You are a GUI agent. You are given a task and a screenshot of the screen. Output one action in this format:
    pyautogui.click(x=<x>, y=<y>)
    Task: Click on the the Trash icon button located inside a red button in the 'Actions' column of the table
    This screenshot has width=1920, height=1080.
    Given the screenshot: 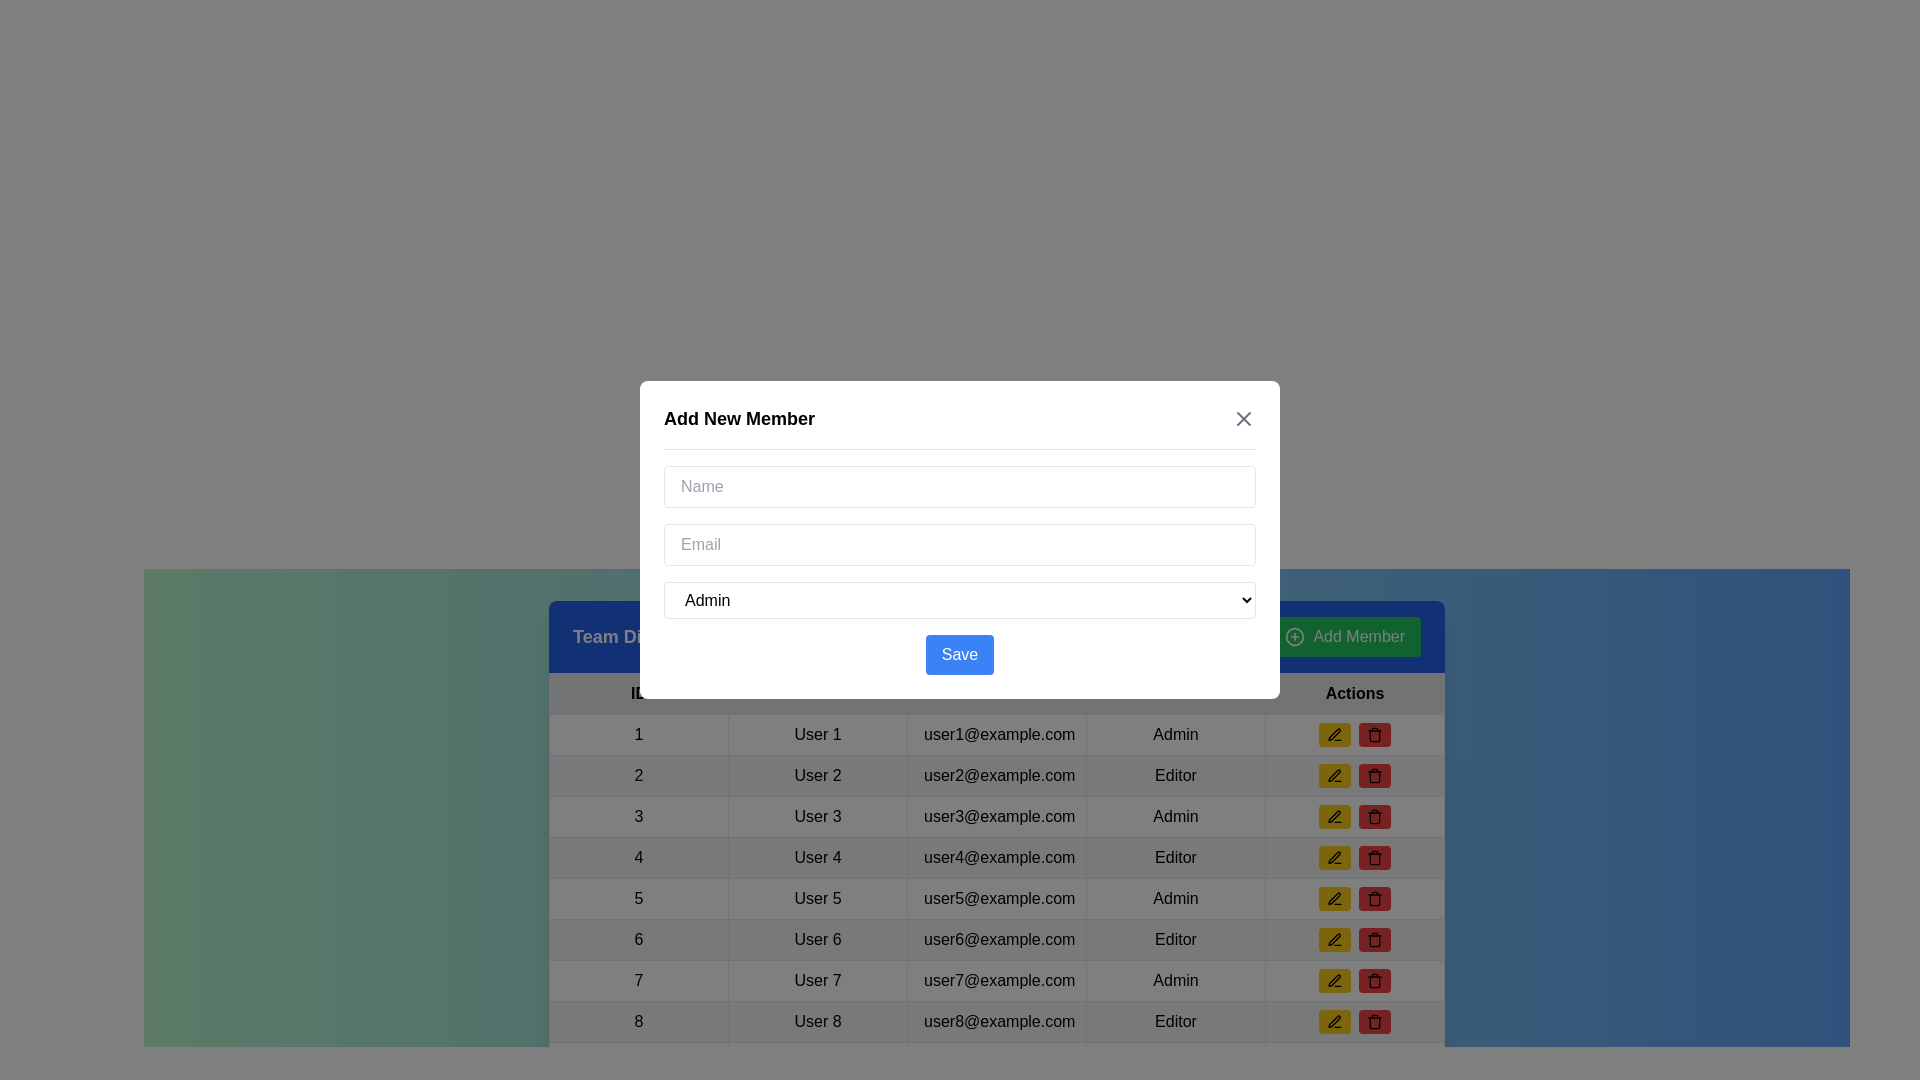 What is the action you would take?
    pyautogui.click(x=1373, y=897)
    